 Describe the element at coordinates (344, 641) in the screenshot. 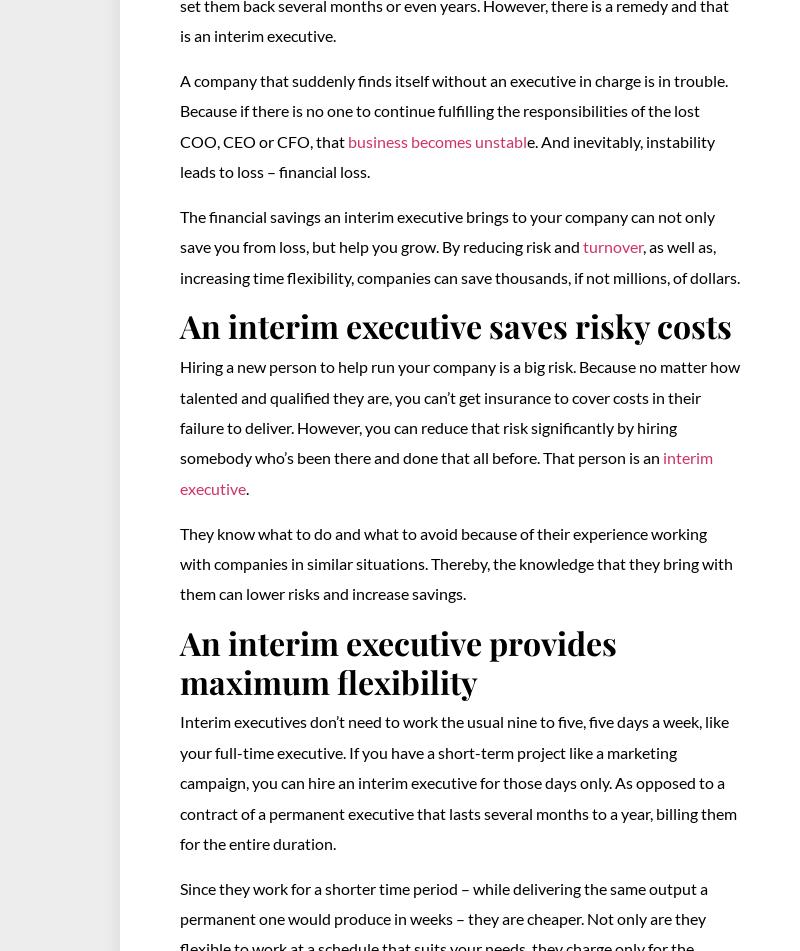

I see `'An interim executive p'` at that location.